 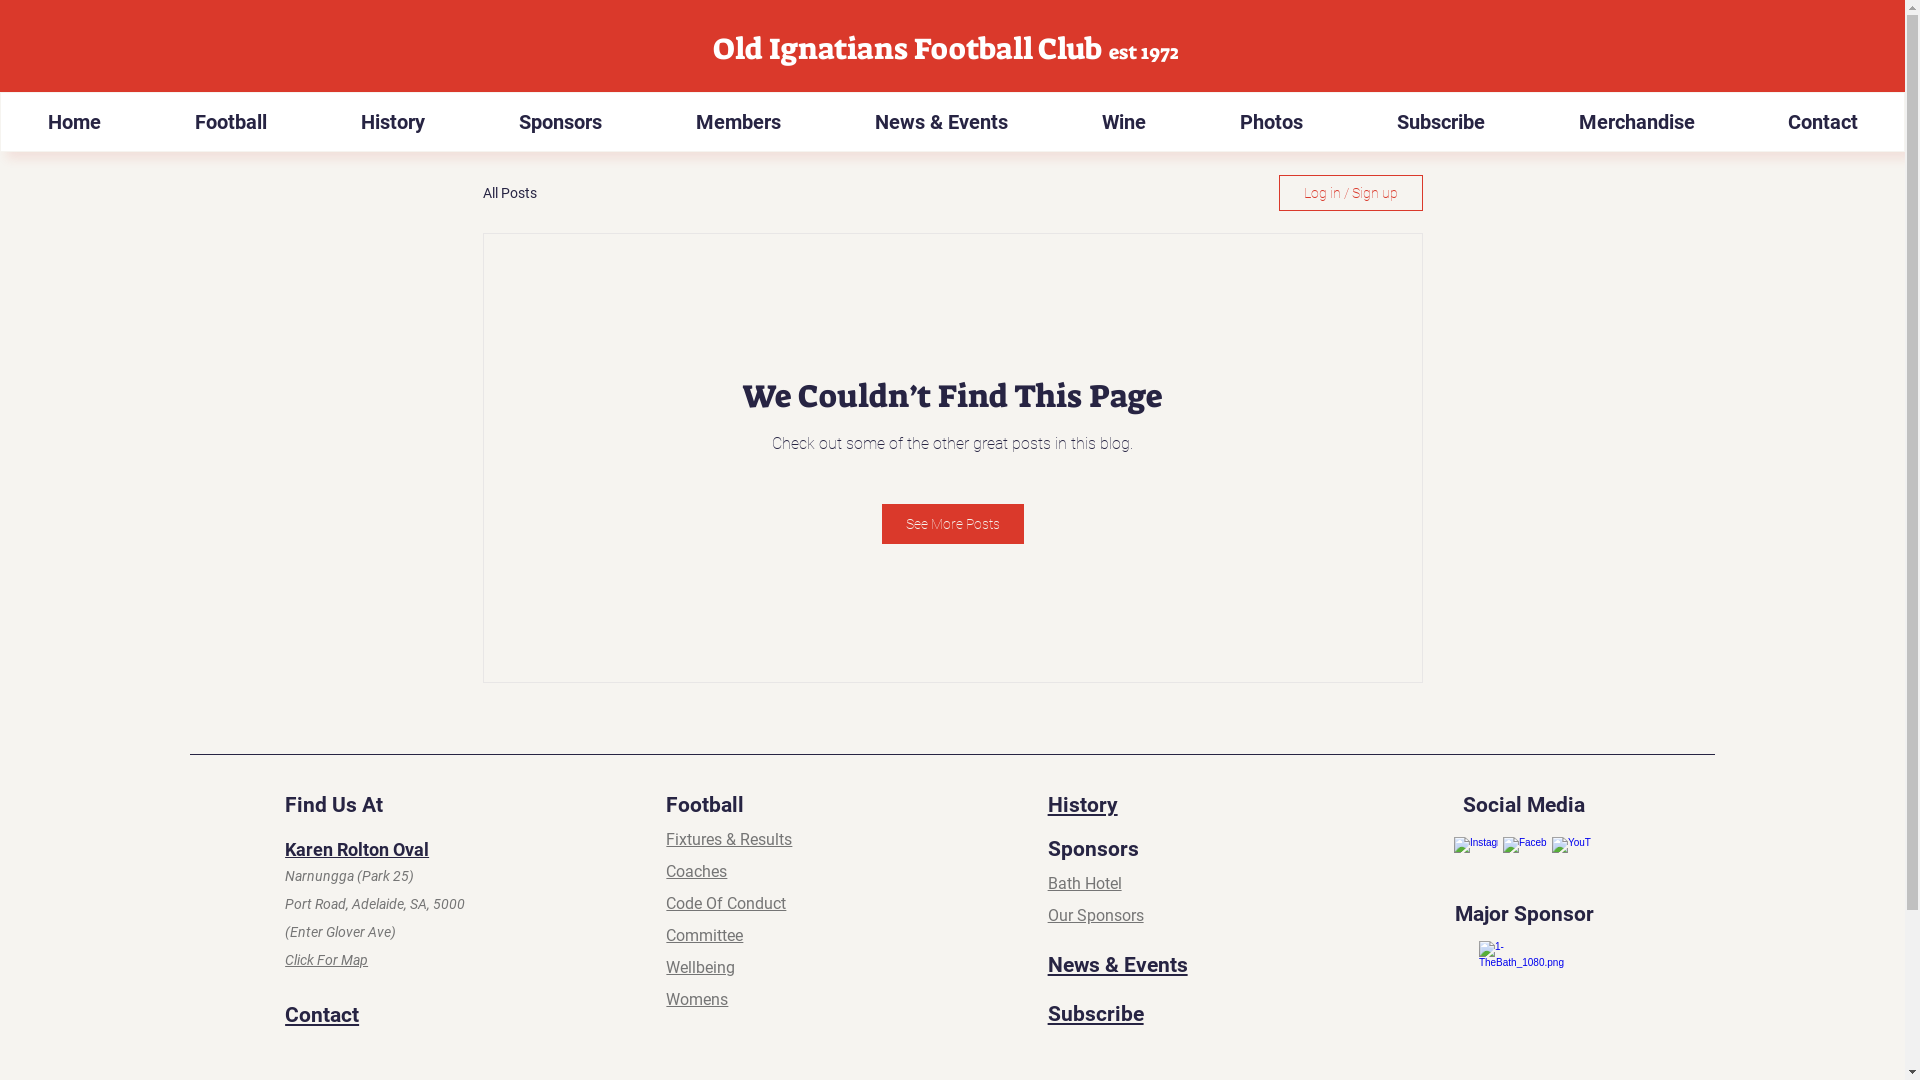 What do you see at coordinates (321, 1014) in the screenshot?
I see `'Contact'` at bounding box center [321, 1014].